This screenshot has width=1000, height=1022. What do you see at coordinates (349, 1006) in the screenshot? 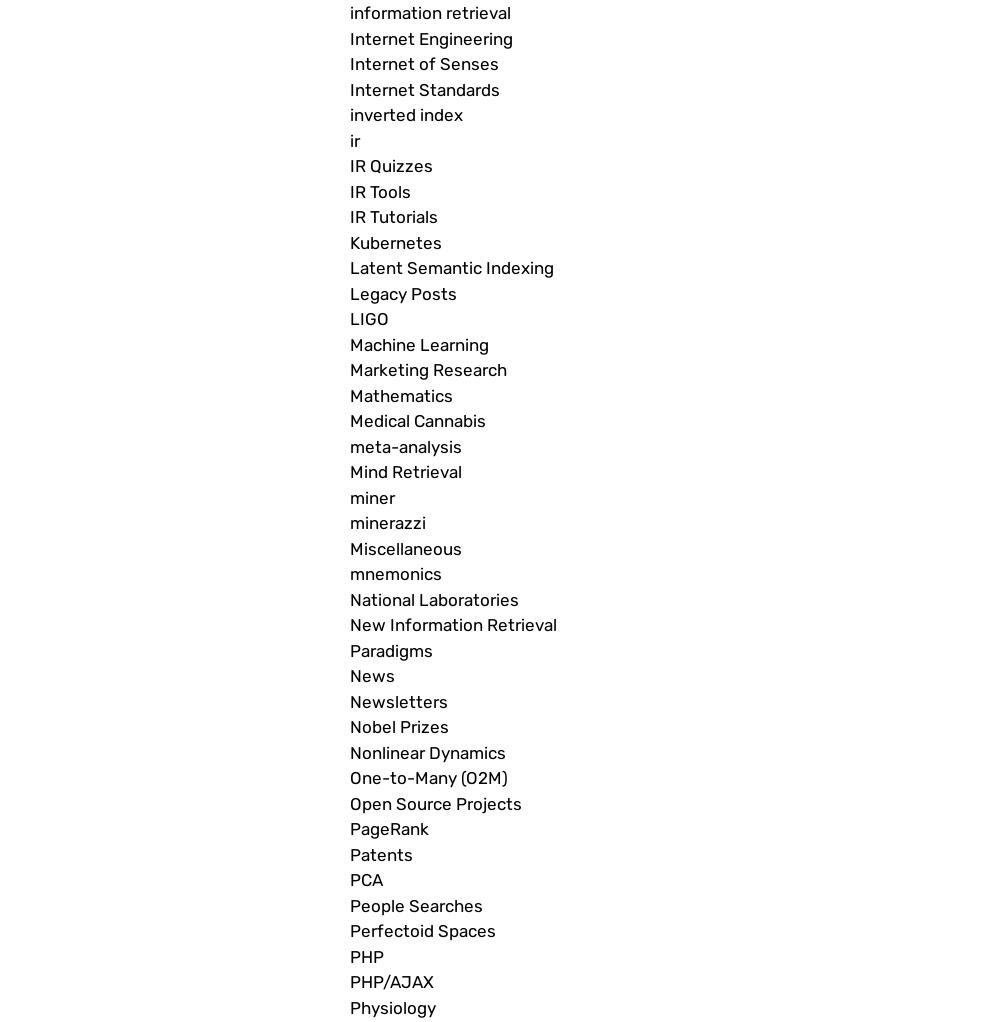
I see `'Physiology'` at bounding box center [349, 1006].